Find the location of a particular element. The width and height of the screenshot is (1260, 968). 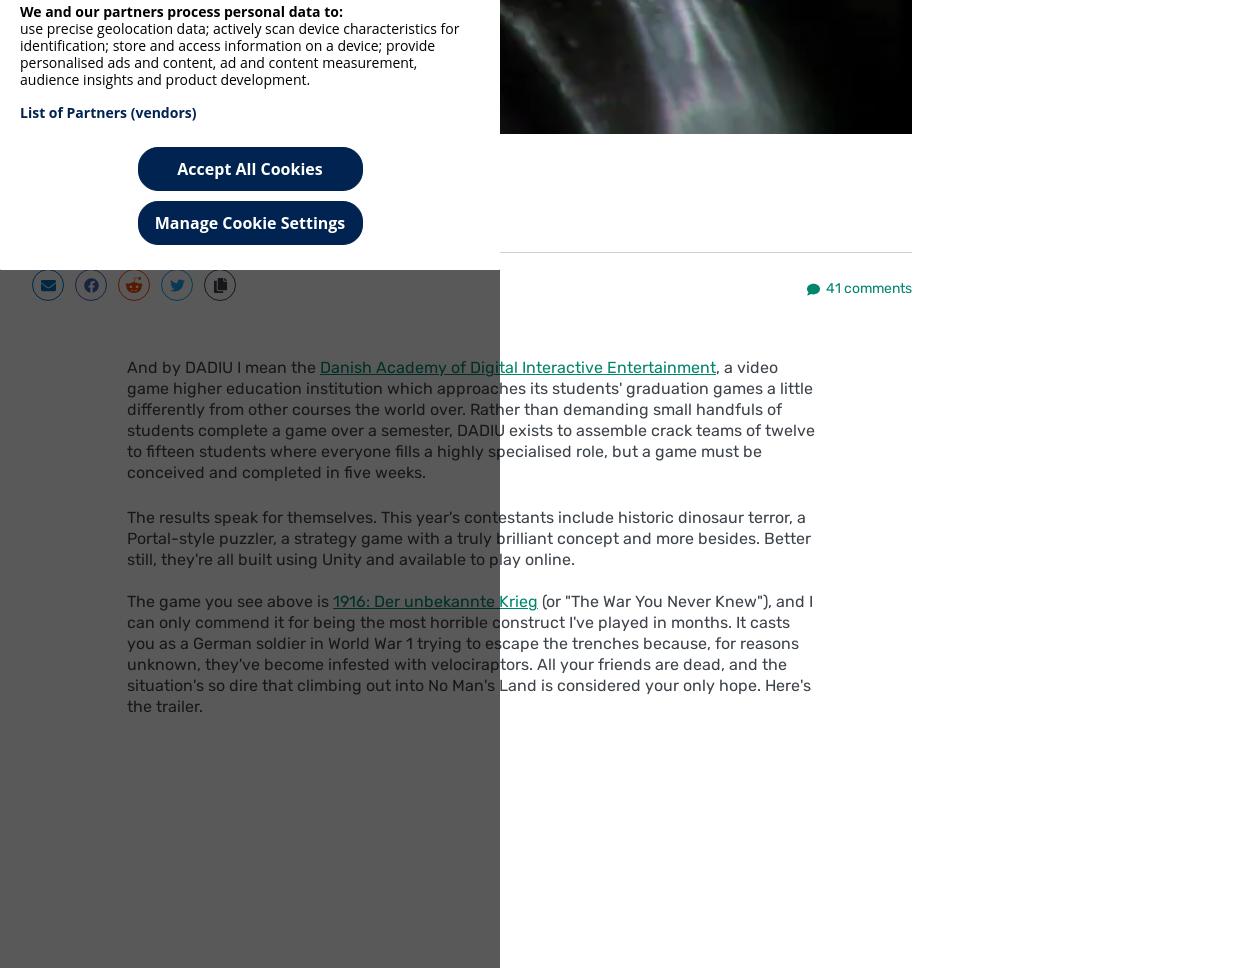

'The game you see above is' is located at coordinates (229, 601).